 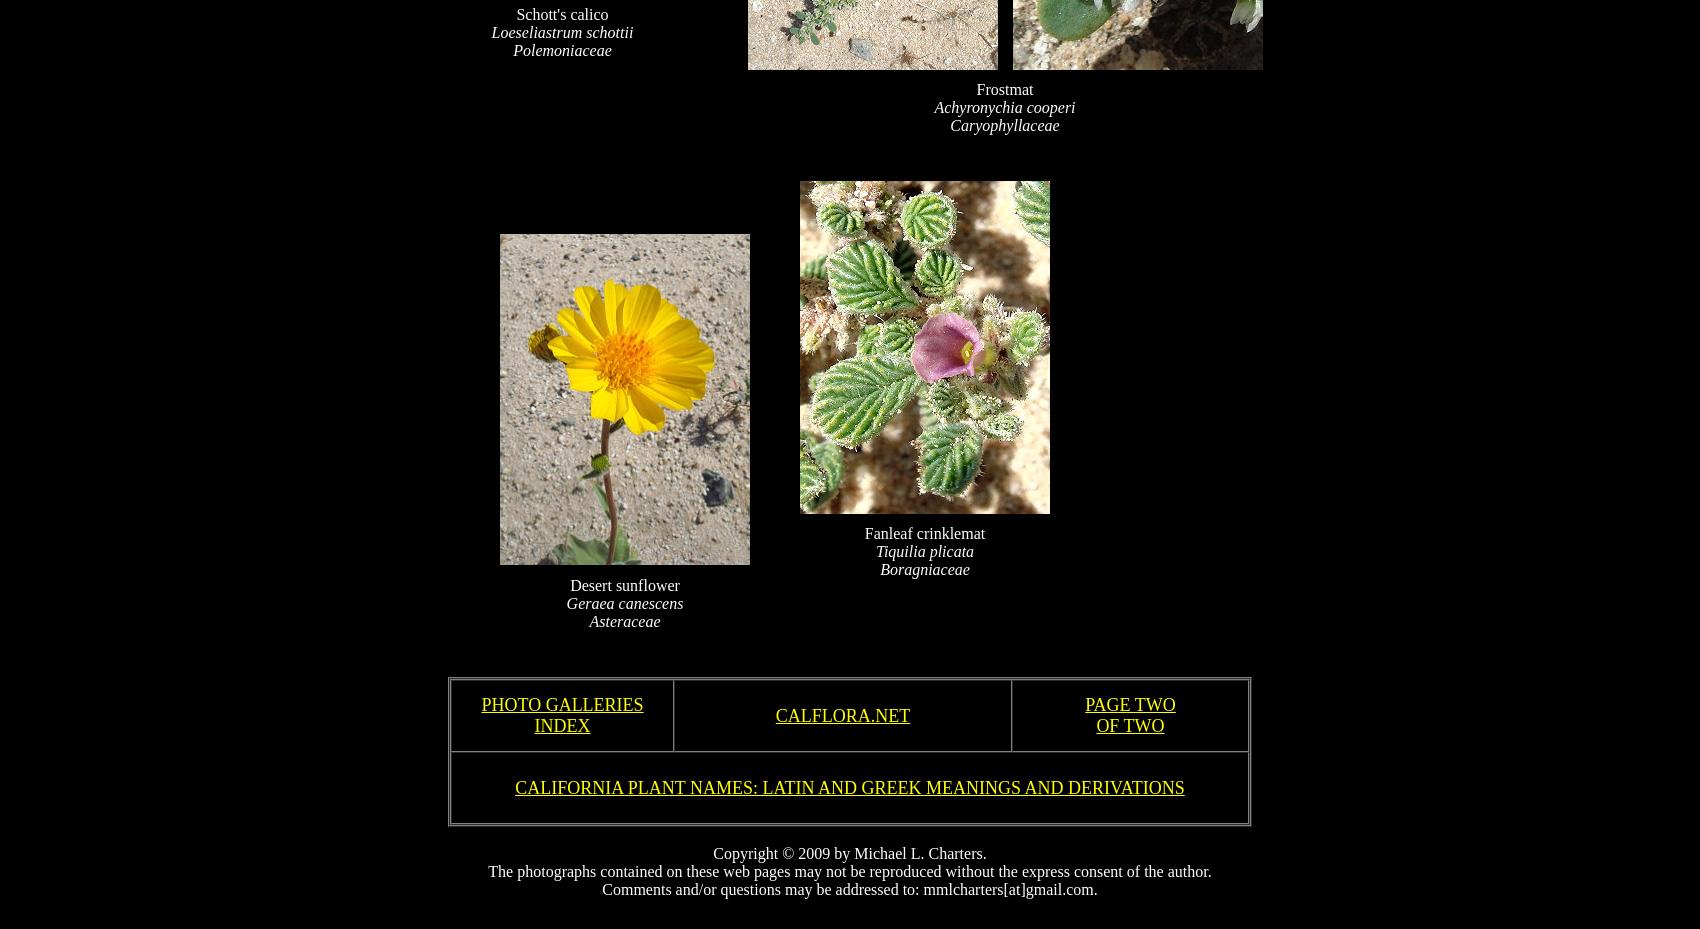 I want to click on 'CALIFORNIA PLANT NAMES: LATIN AND GREEK MEANINGS AND DERIVATIONS', so click(x=514, y=785).